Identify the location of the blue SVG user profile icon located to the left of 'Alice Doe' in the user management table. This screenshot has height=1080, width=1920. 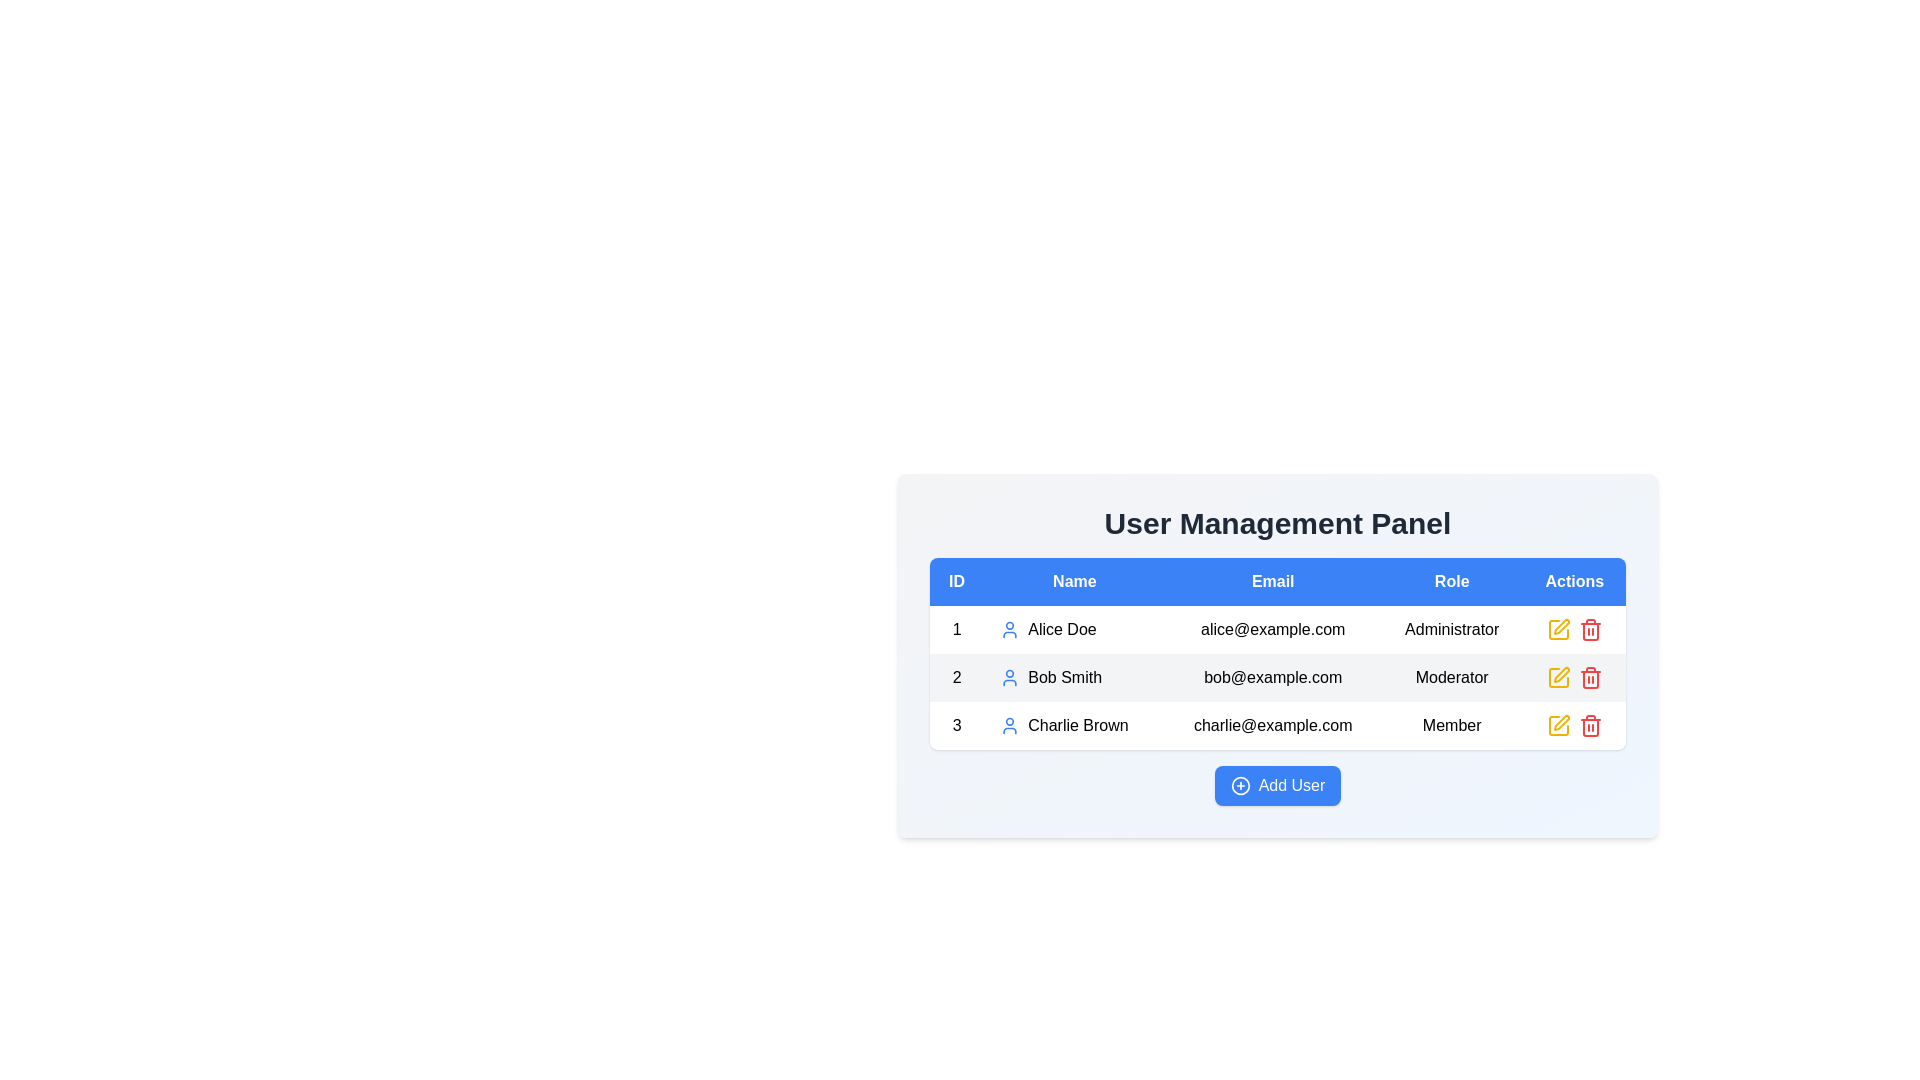
(1010, 628).